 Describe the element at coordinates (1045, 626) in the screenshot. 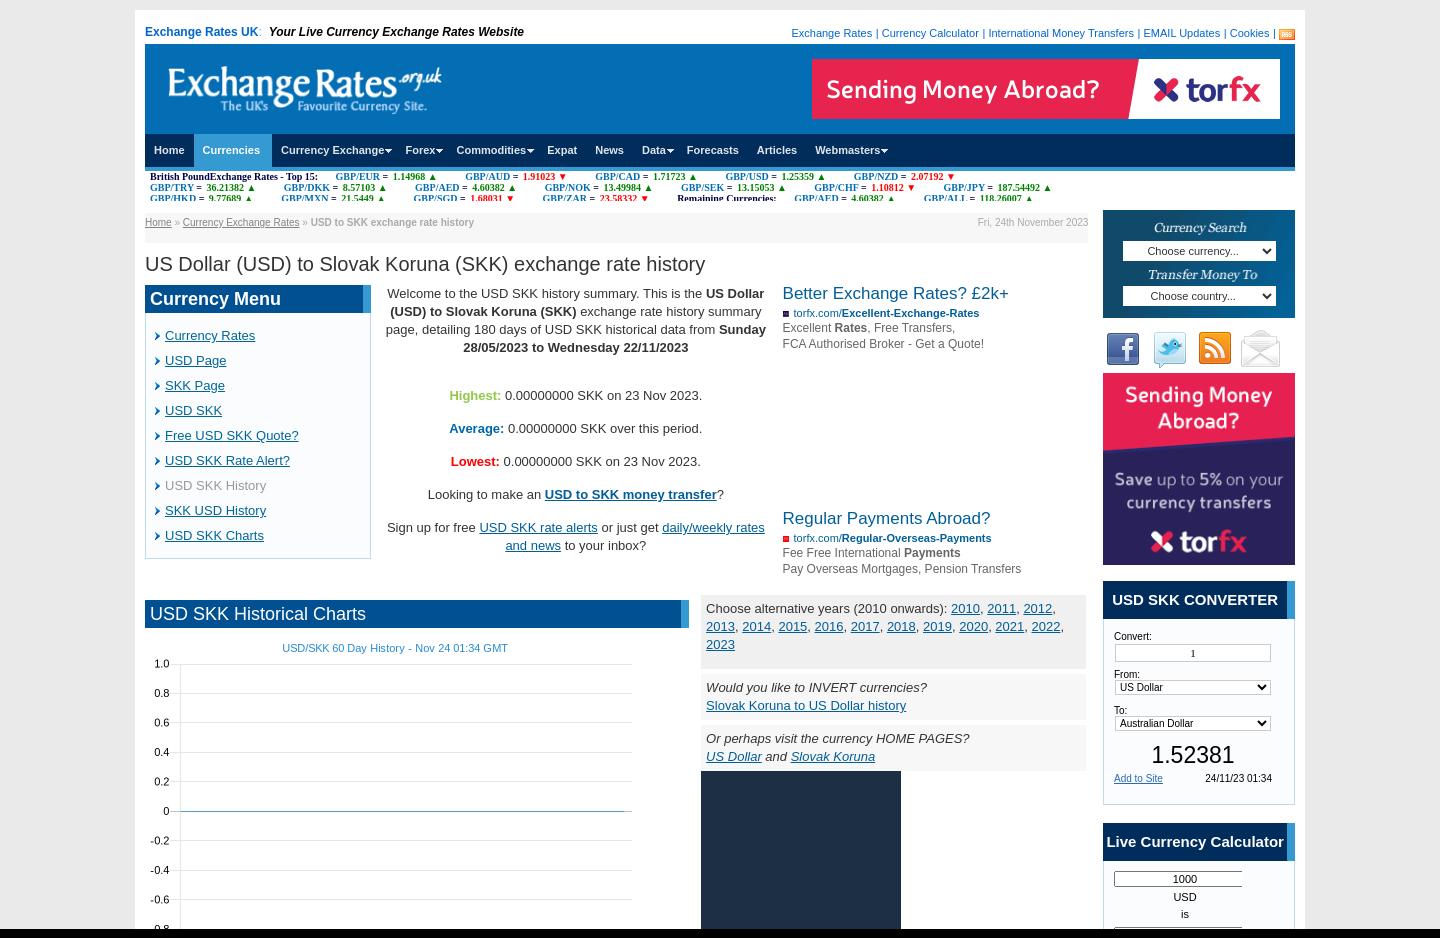

I see `'2022'` at that location.